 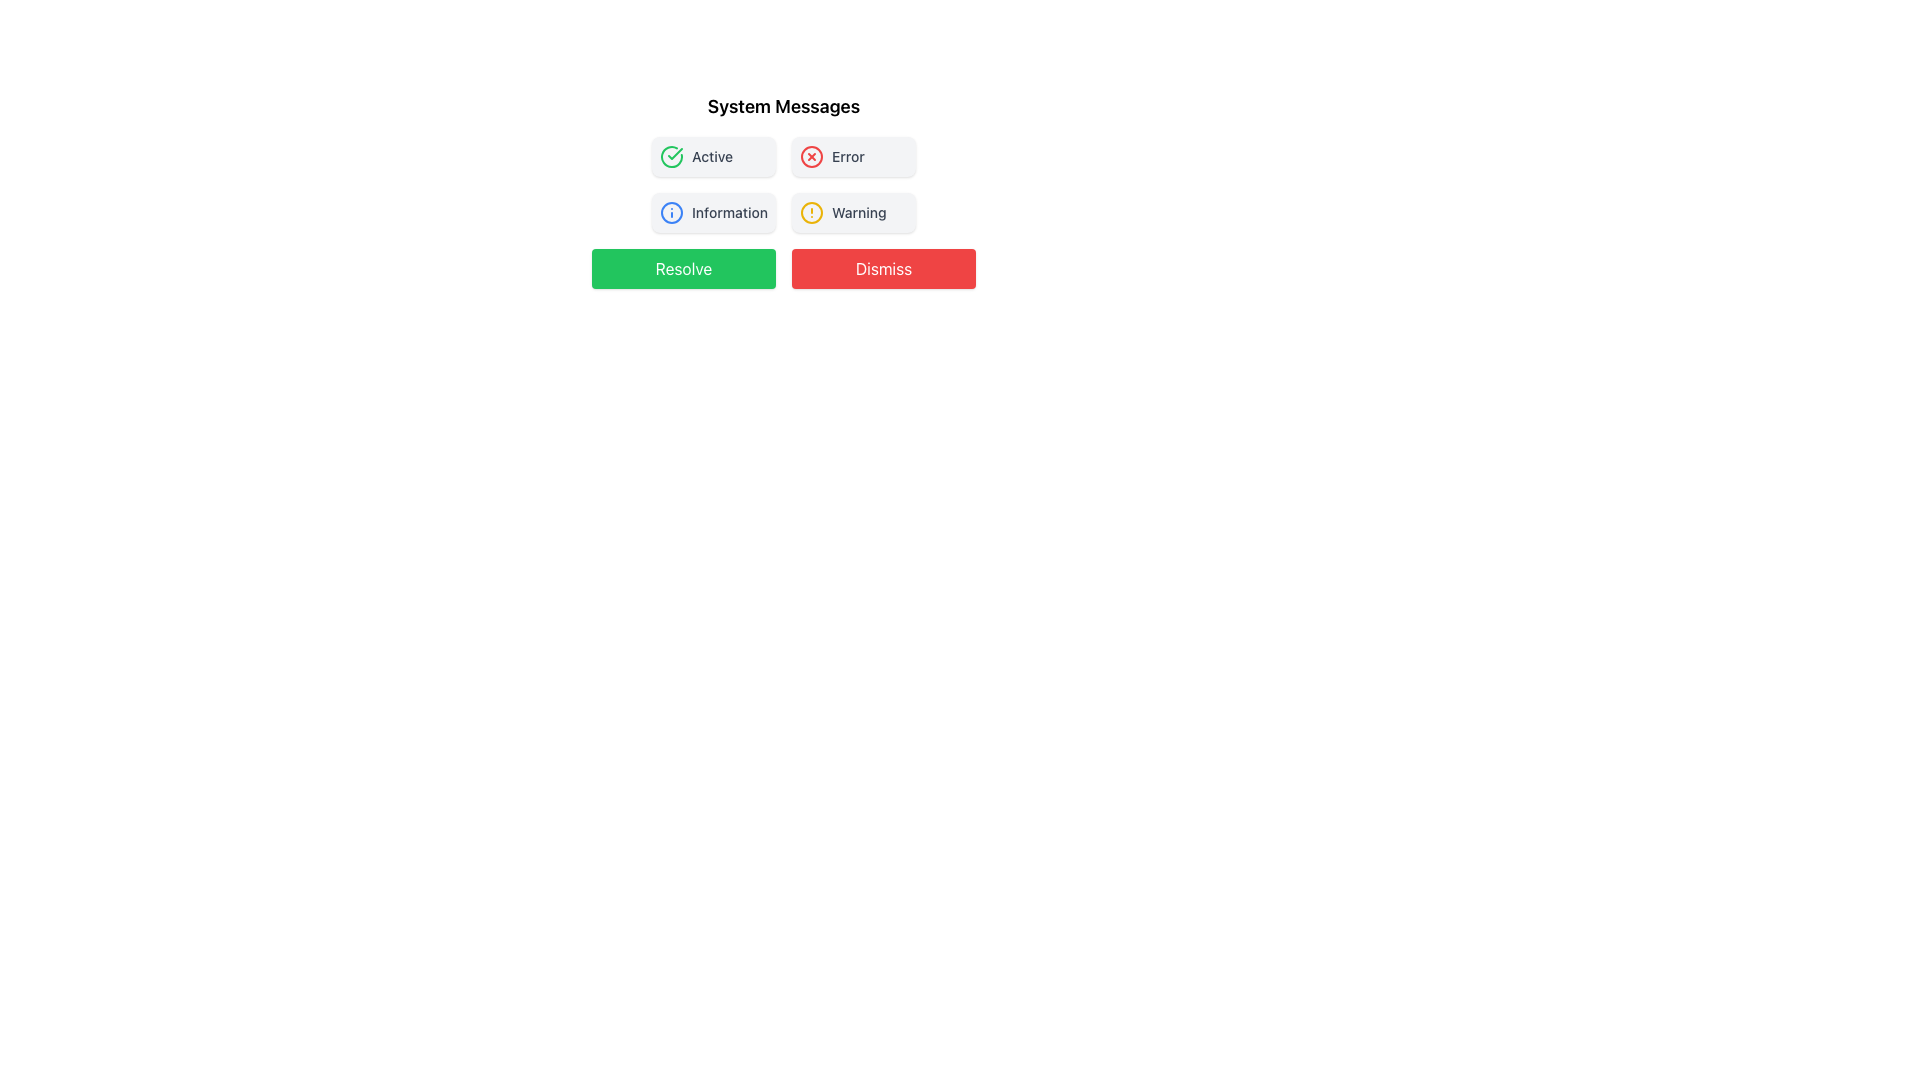 I want to click on the circular information icon with a blue border and white background, positioned to the left of the text 'Information' in the 'System Messages' section, so click(x=672, y=212).